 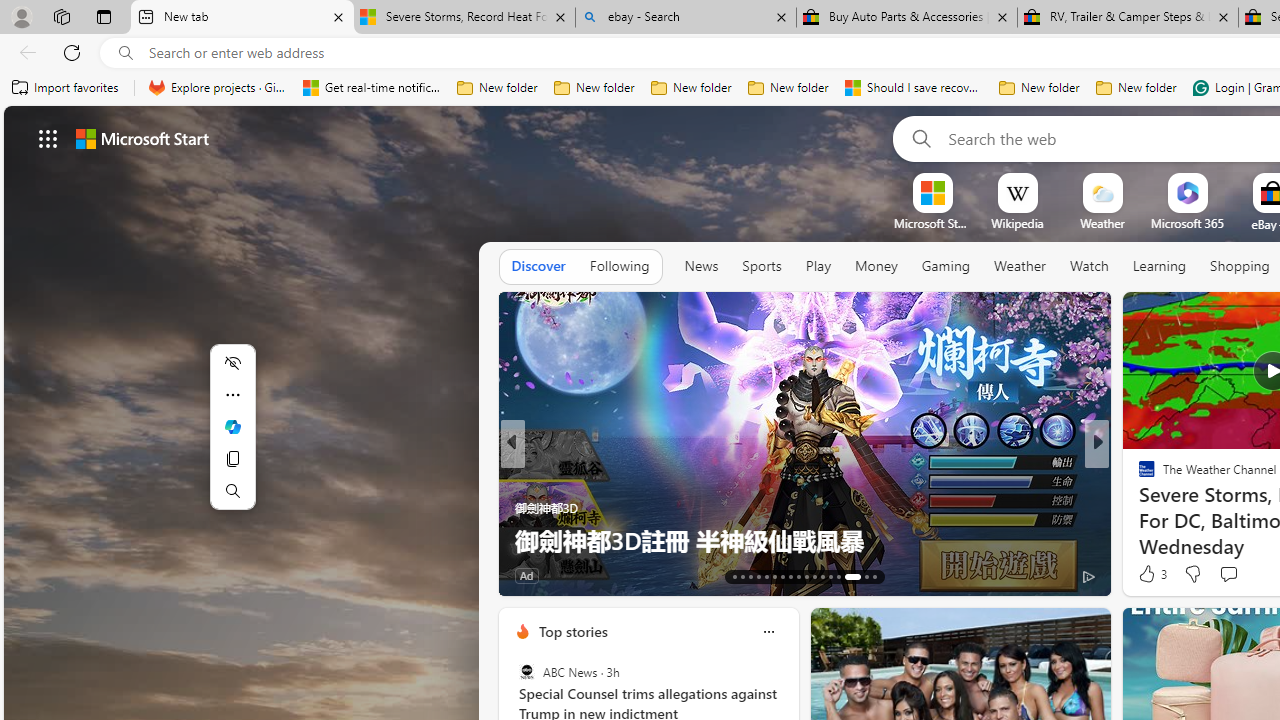 What do you see at coordinates (818, 266) in the screenshot?
I see `'Play'` at bounding box center [818, 266].